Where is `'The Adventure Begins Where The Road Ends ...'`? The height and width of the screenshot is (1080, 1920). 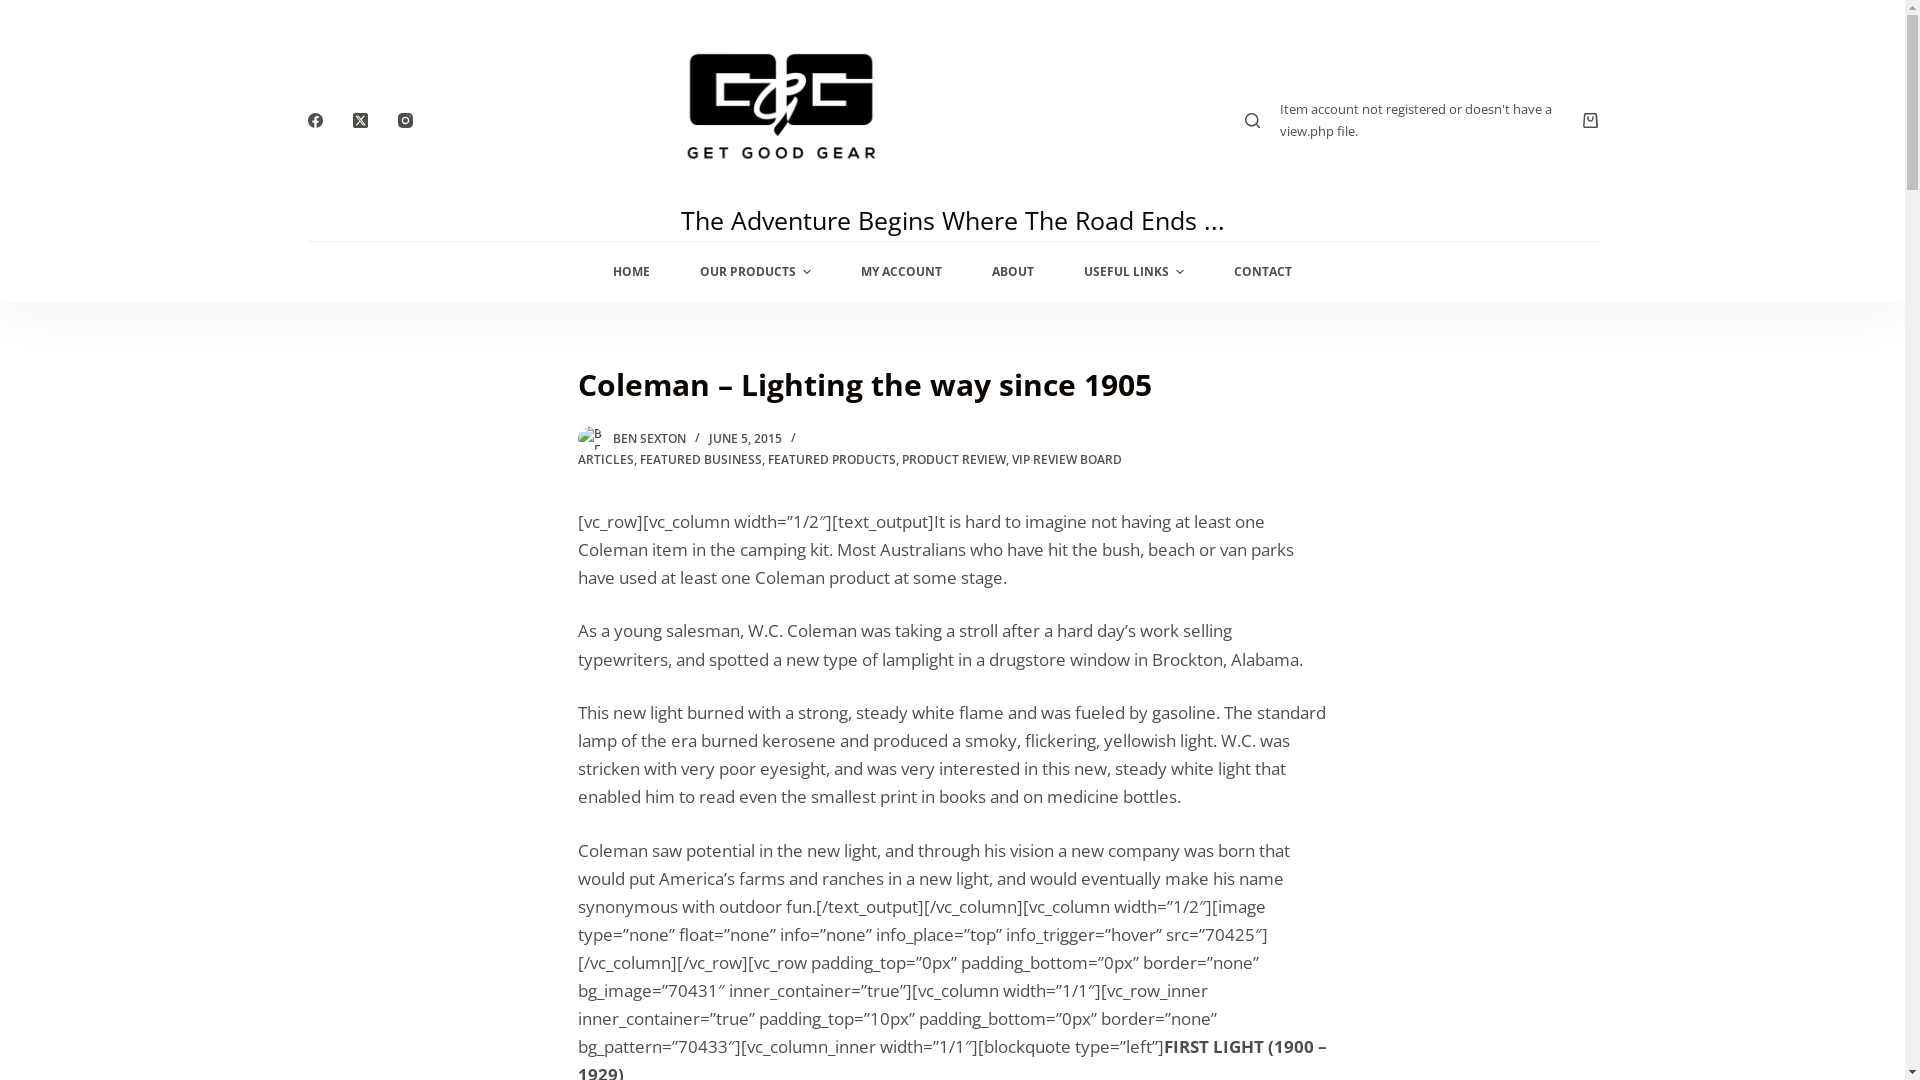
'The Adventure Begins Where The Road Ends ...' is located at coordinates (950, 219).